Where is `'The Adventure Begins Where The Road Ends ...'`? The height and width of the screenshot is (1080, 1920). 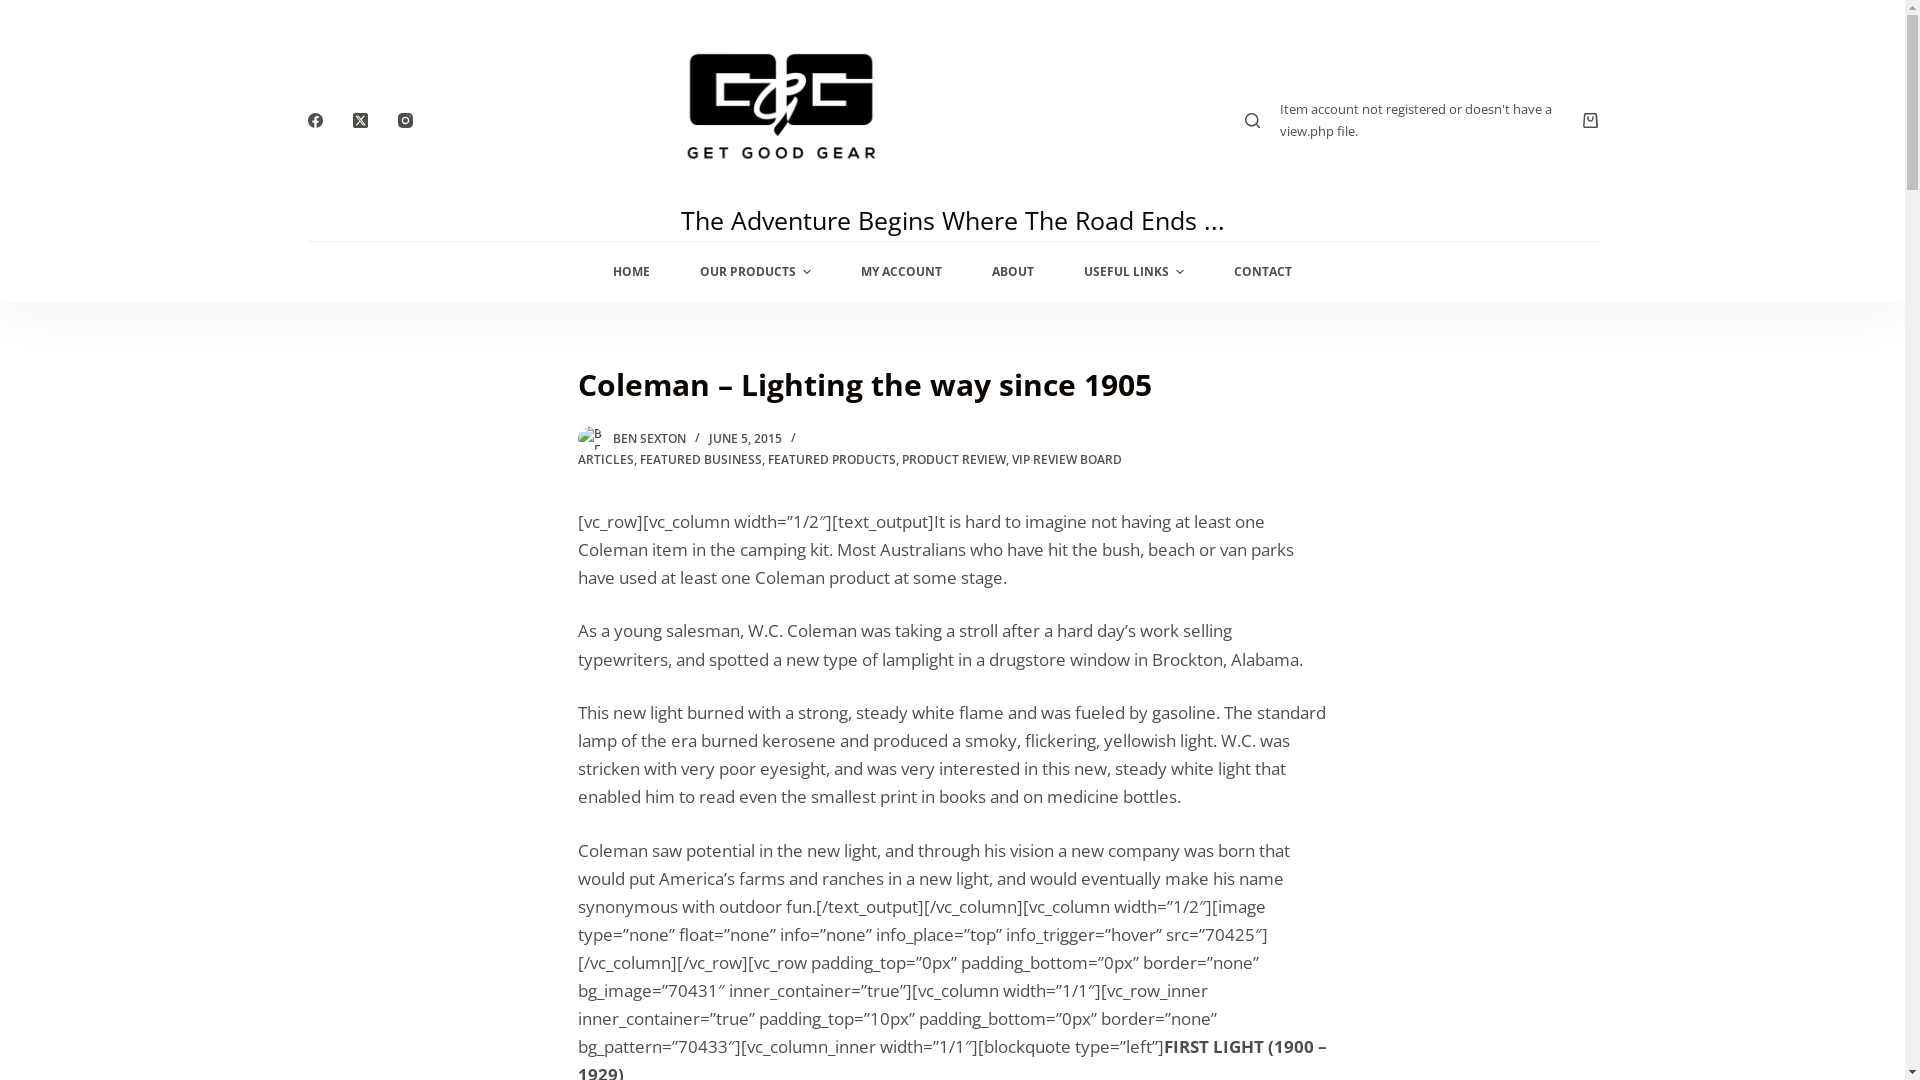
'The Adventure Begins Where The Road Ends ...' is located at coordinates (950, 219).